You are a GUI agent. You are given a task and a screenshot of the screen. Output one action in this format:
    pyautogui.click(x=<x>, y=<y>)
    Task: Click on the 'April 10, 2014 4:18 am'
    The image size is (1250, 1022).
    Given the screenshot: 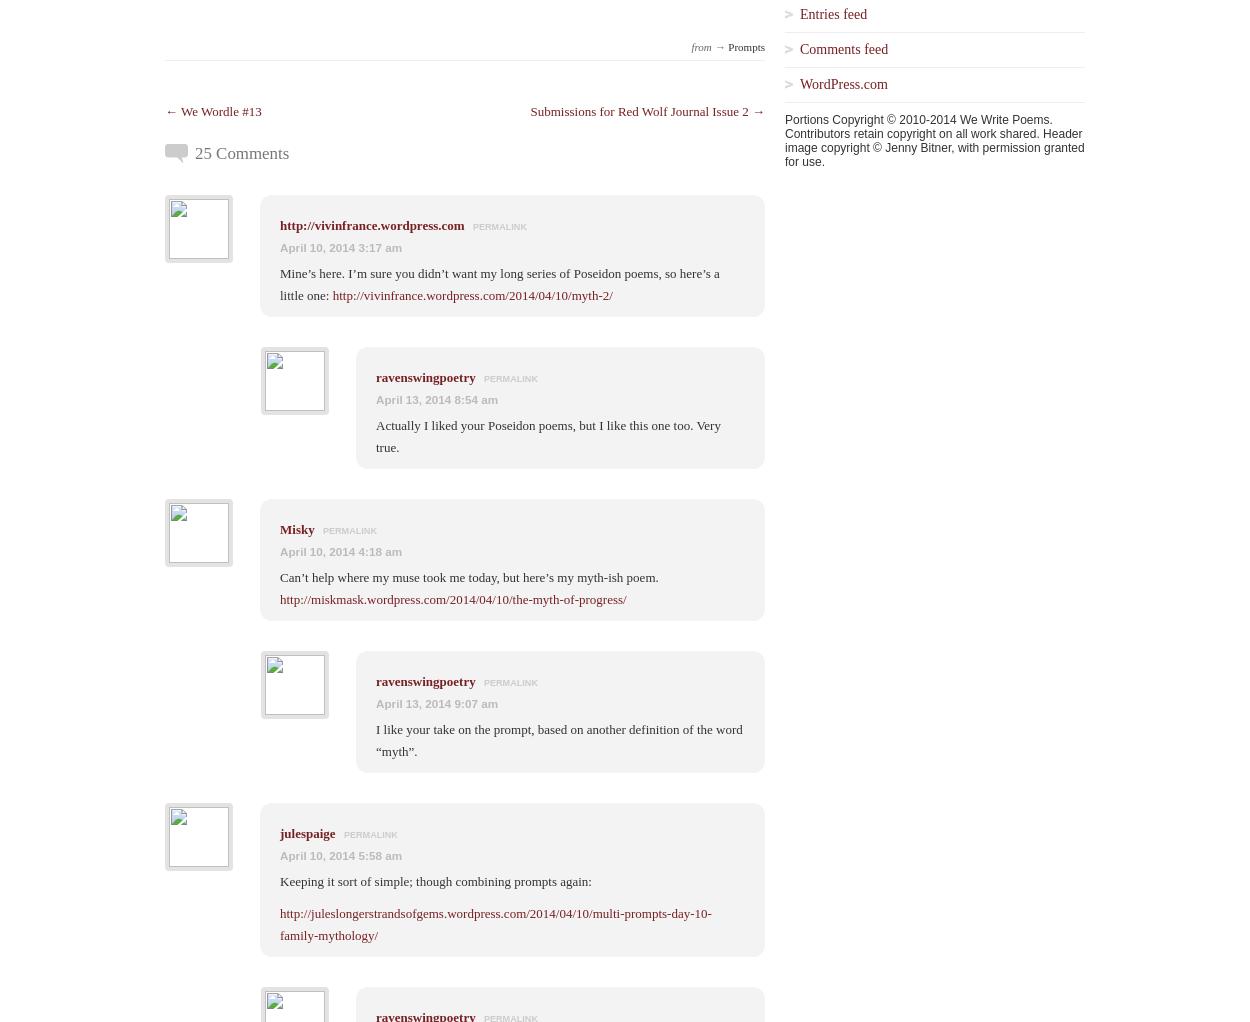 What is the action you would take?
    pyautogui.click(x=340, y=550)
    